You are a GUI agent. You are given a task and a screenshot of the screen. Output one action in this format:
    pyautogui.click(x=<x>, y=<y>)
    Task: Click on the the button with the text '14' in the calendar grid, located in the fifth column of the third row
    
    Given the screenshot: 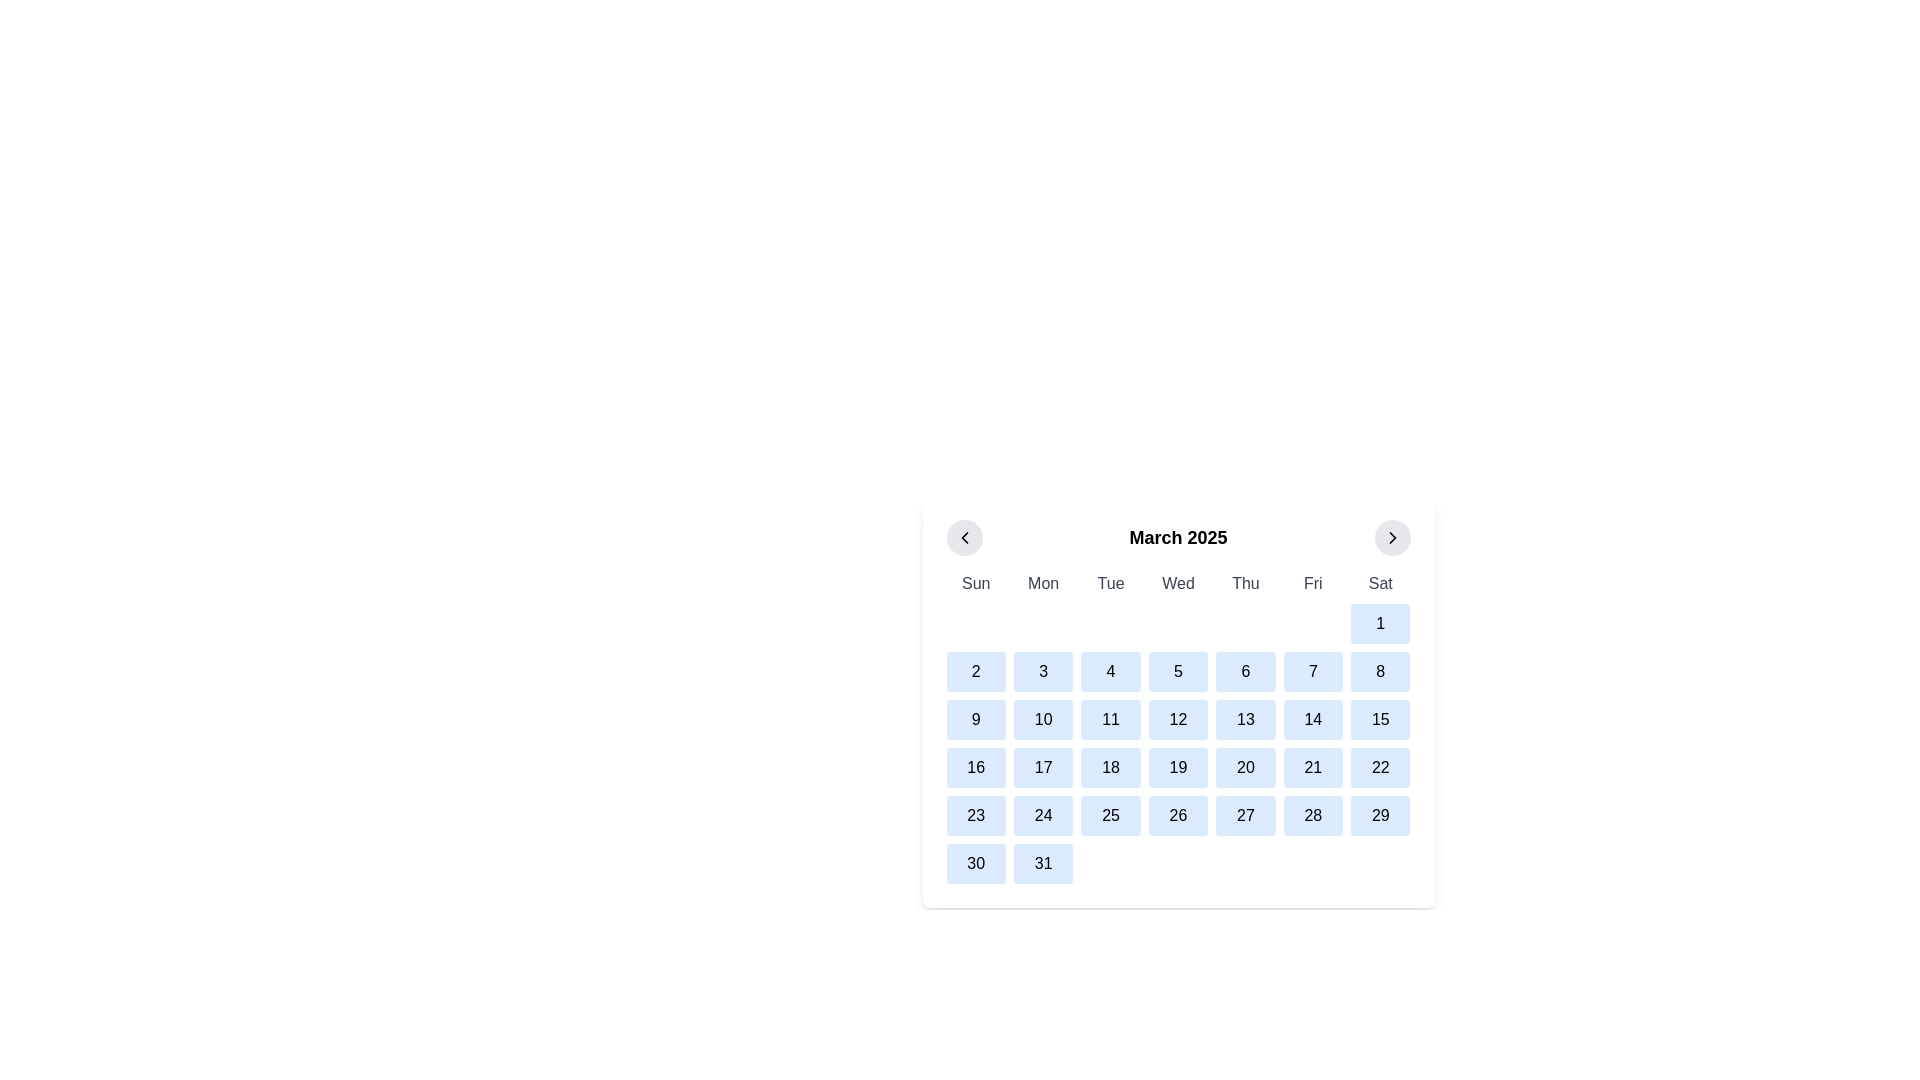 What is the action you would take?
    pyautogui.click(x=1313, y=720)
    